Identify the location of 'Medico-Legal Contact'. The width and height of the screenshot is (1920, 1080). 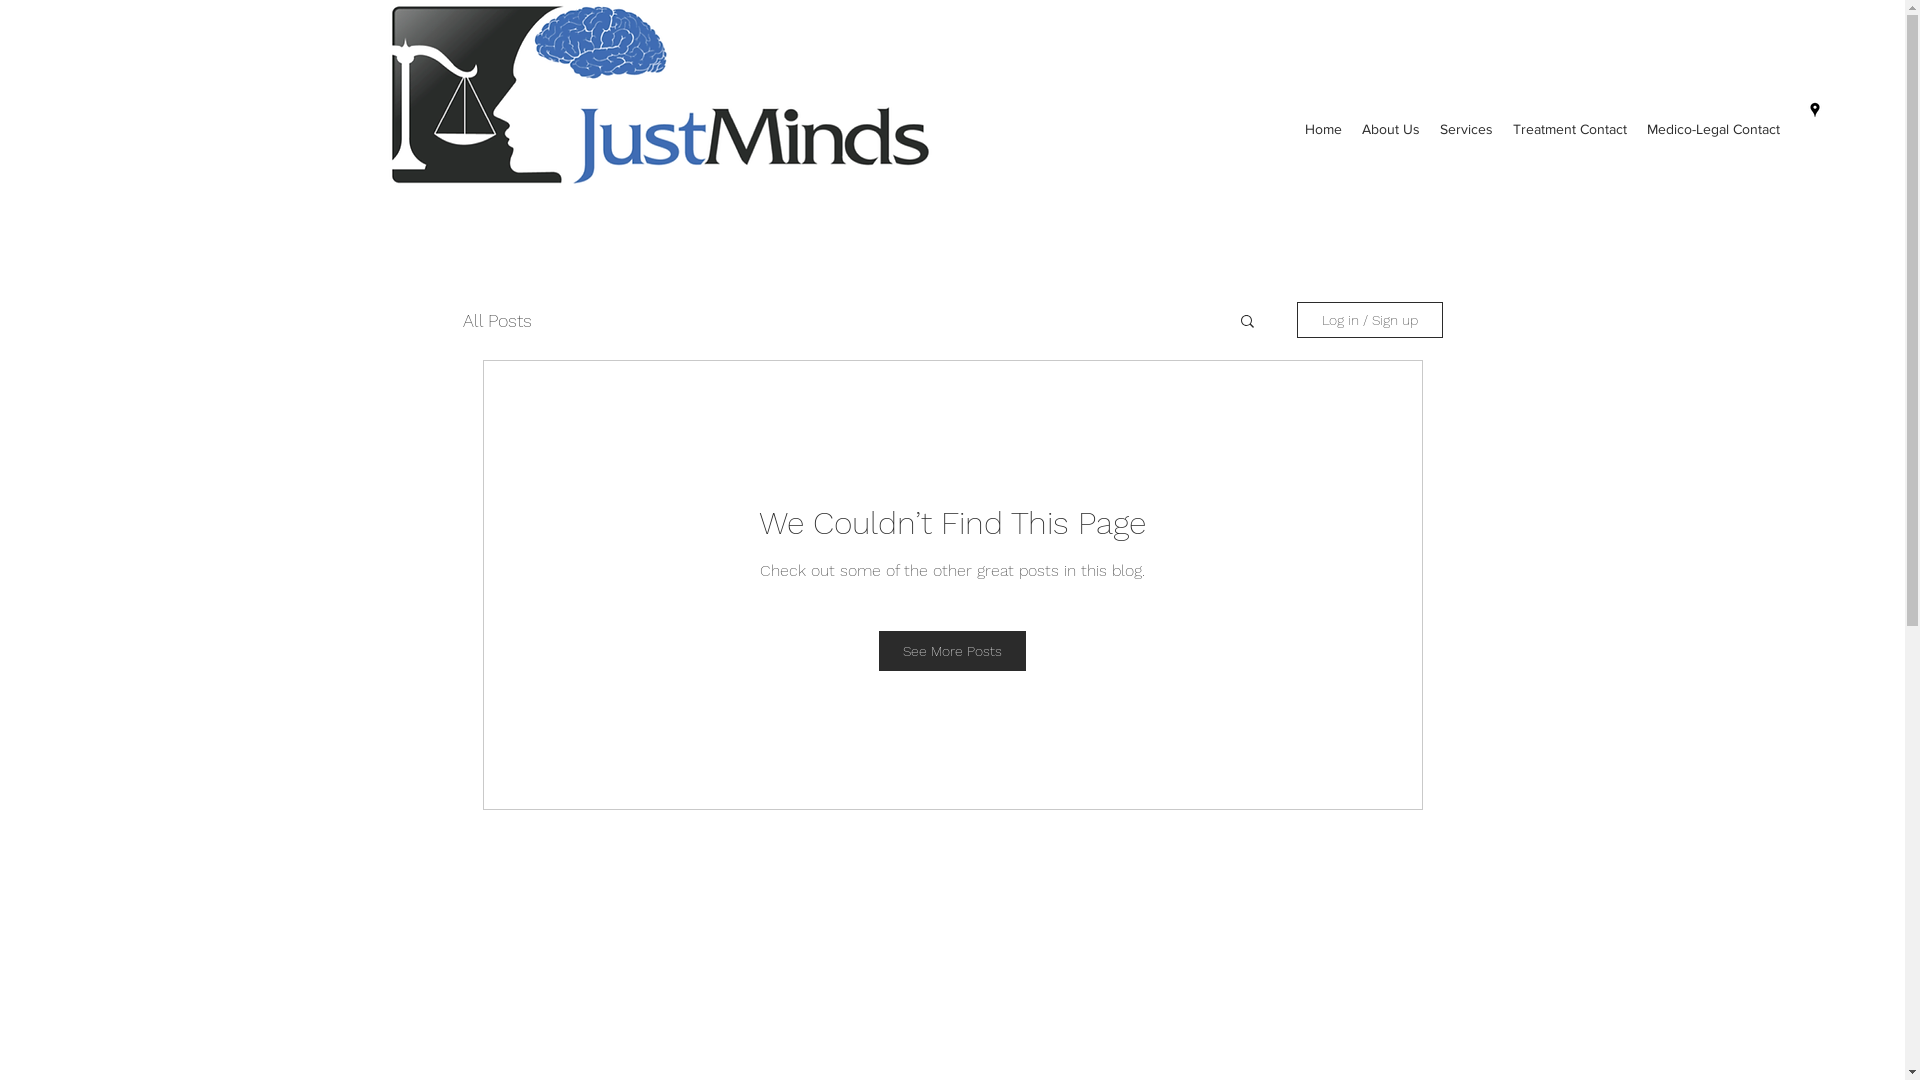
(1712, 129).